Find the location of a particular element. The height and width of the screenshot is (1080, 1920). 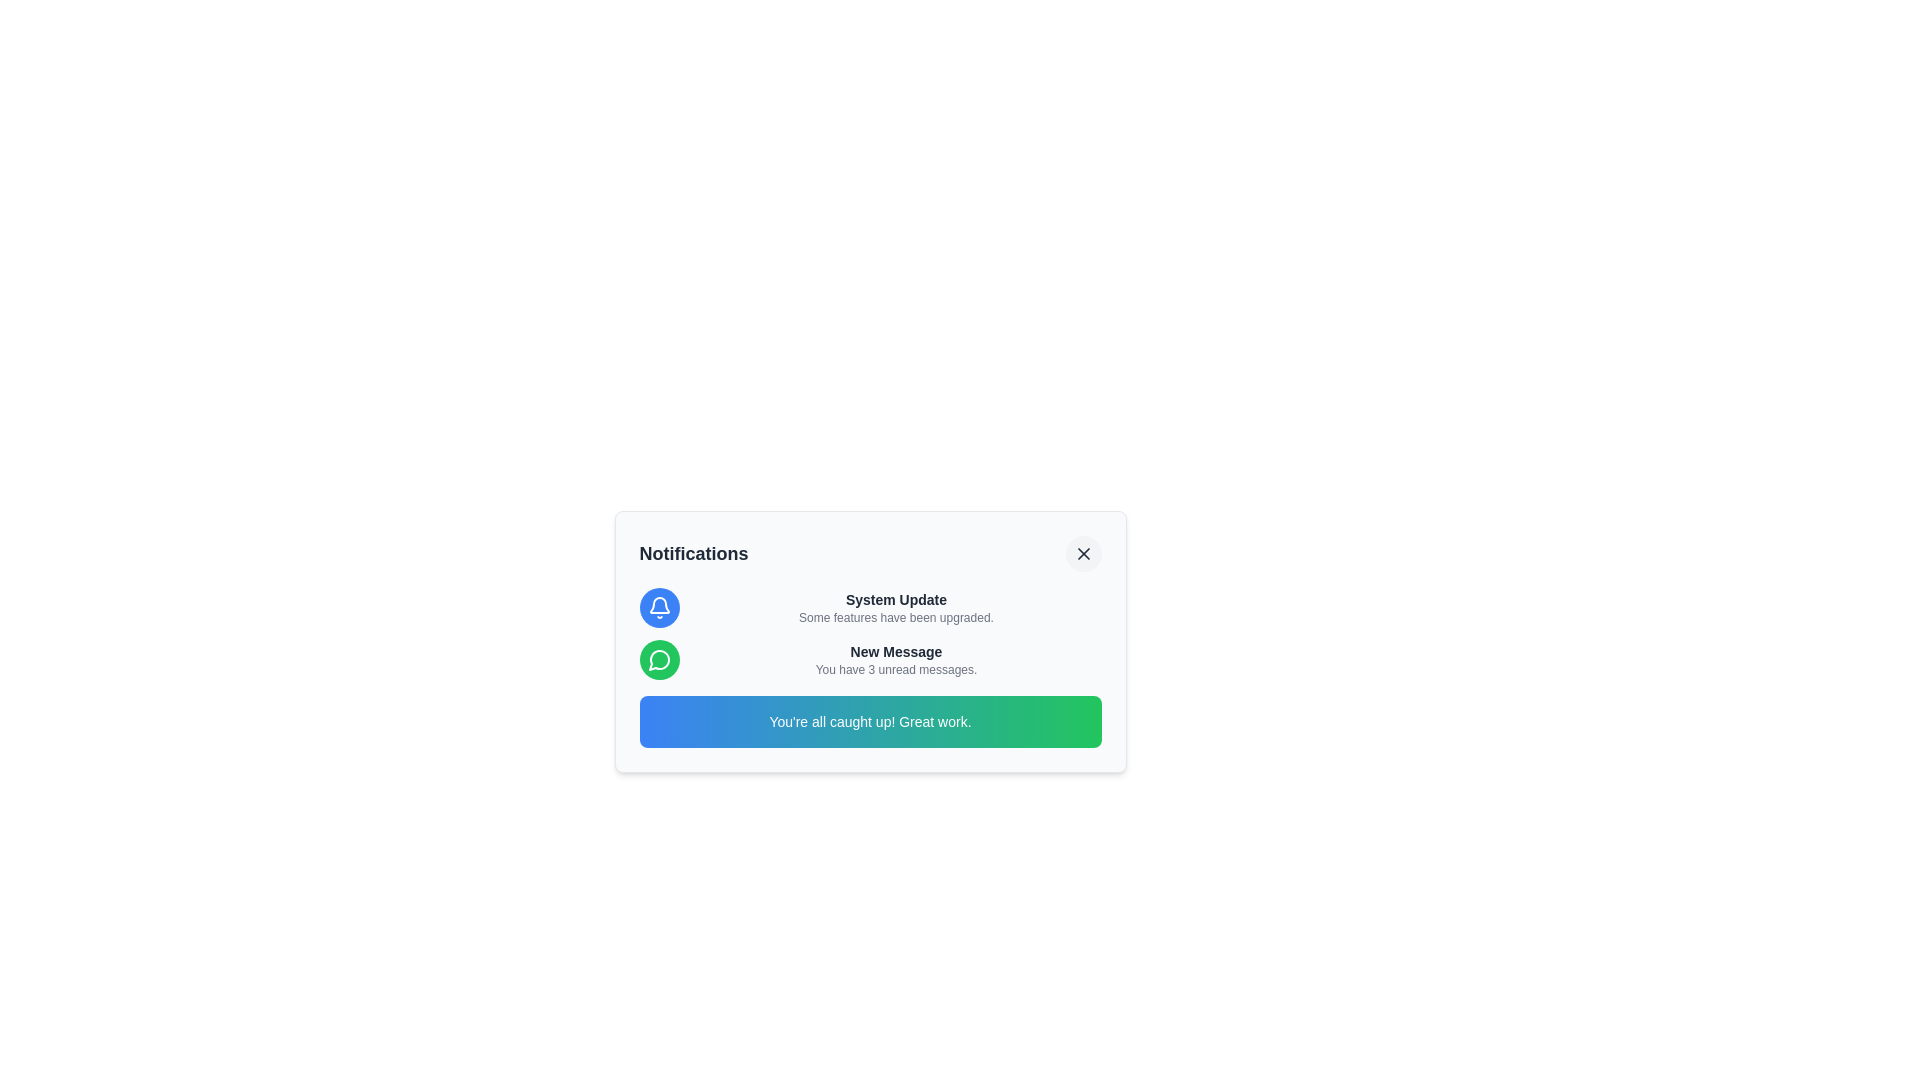

the second notification item in the list that features a green circular icon with a message symbol and displays 'New Message' in bold along with 'You have 3 unread messages' below it is located at coordinates (870, 659).